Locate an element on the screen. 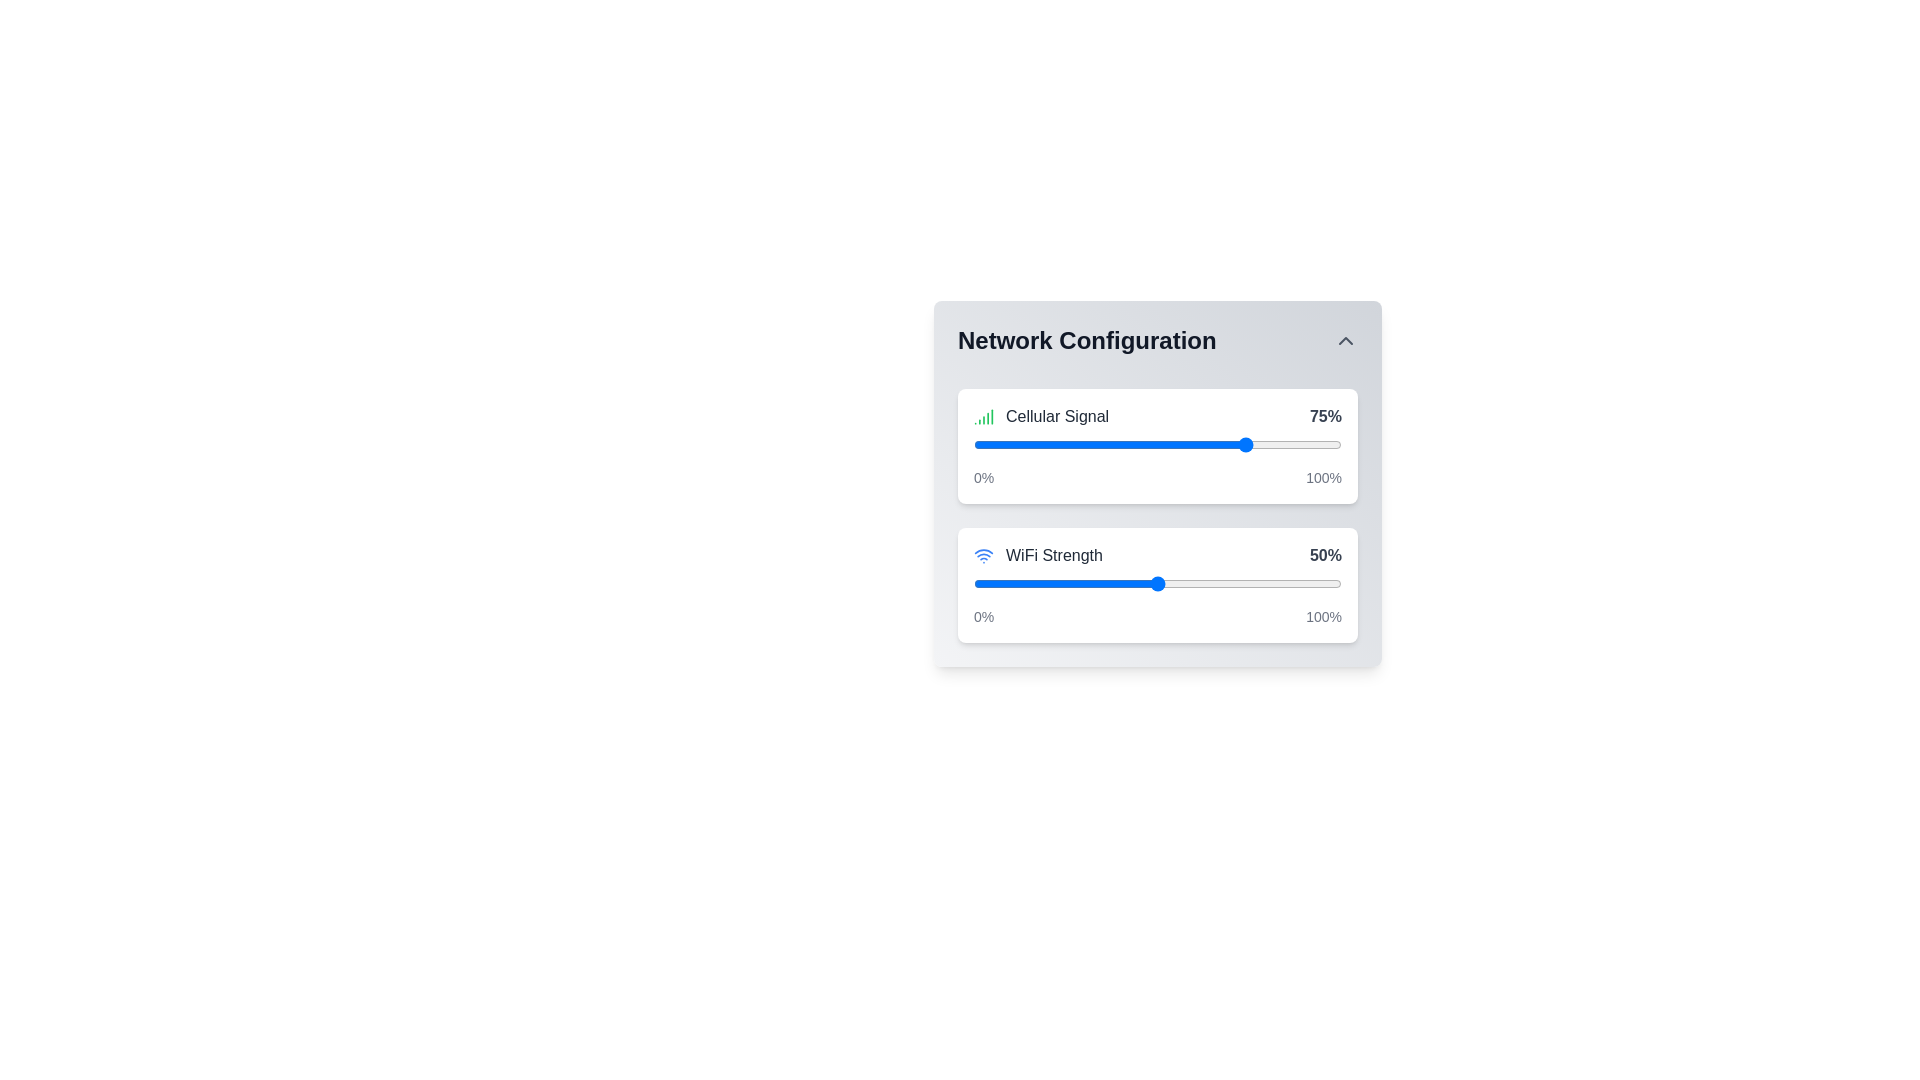  the Cellular Signal strength is located at coordinates (1208, 443).